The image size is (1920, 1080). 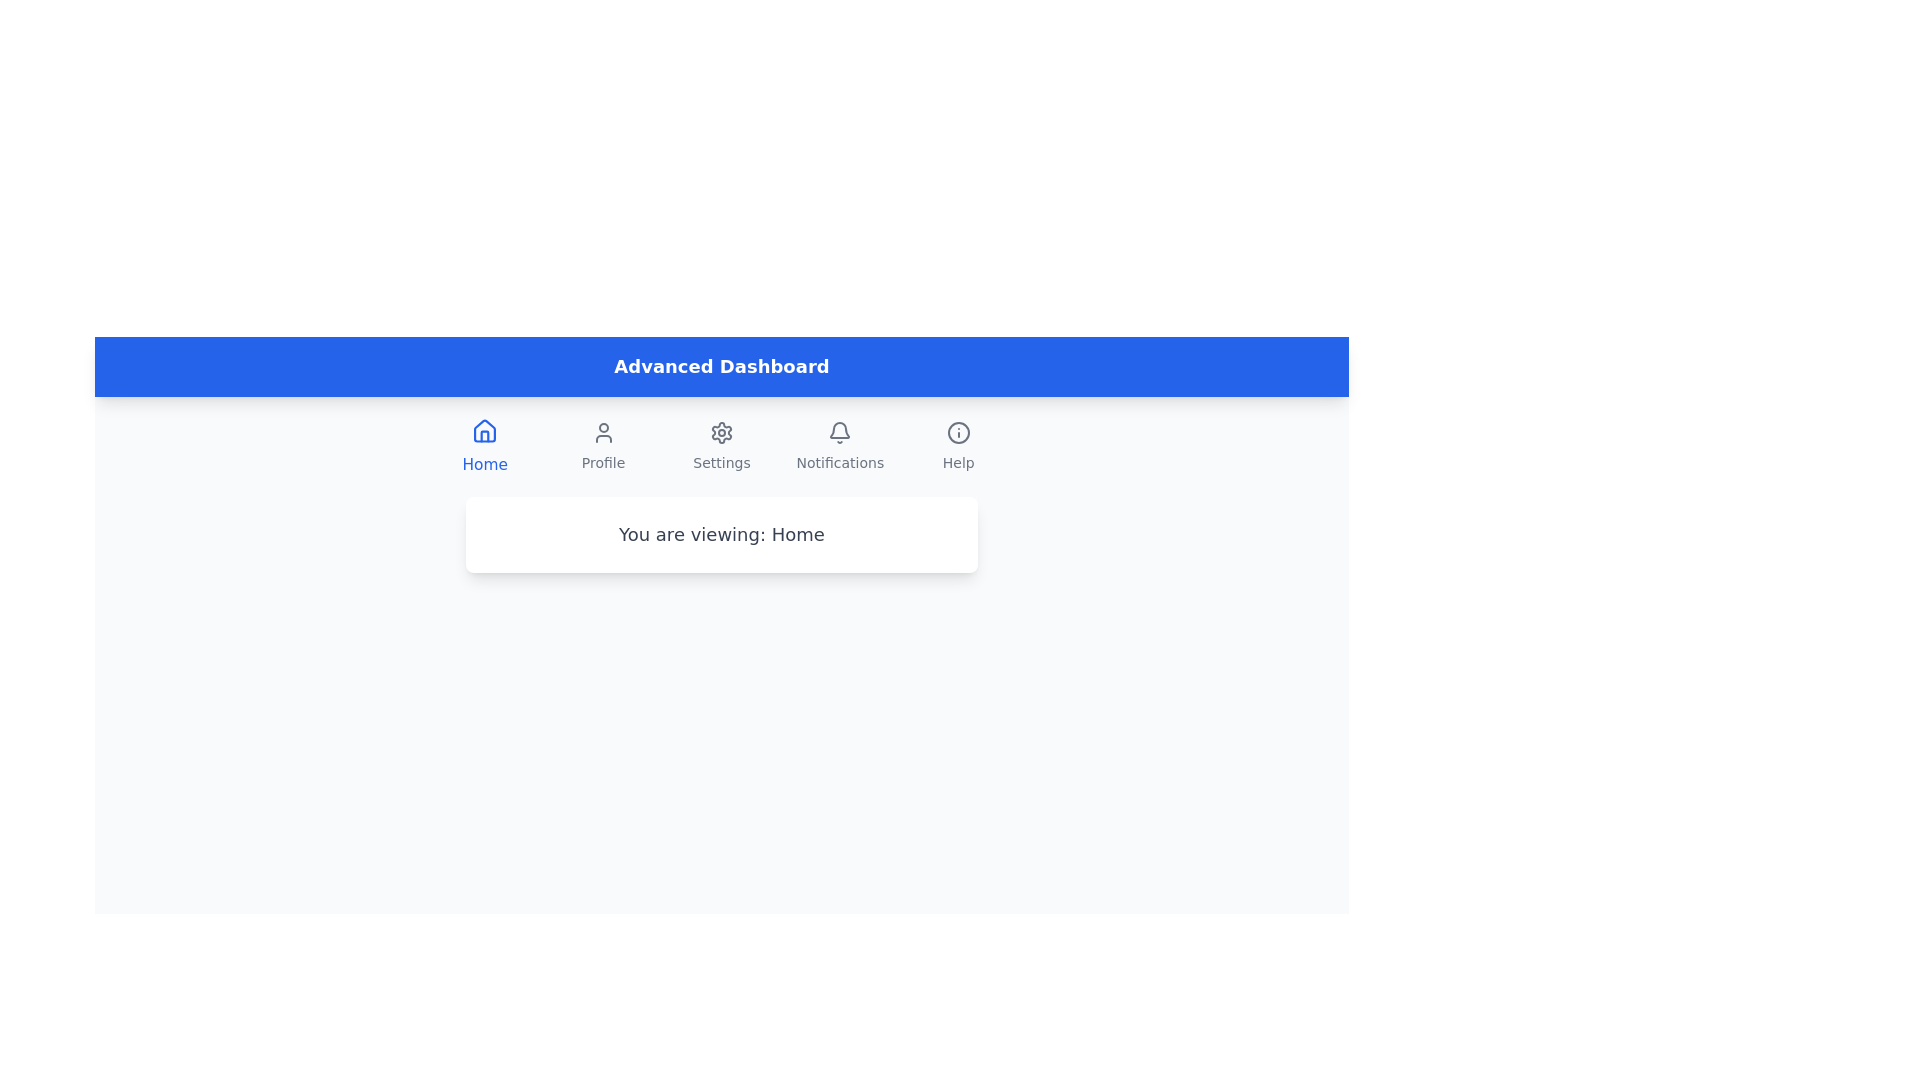 I want to click on the notification trigger icon located at the center of the 'Notifications' navigation button in the top navigation bar, so click(x=840, y=431).